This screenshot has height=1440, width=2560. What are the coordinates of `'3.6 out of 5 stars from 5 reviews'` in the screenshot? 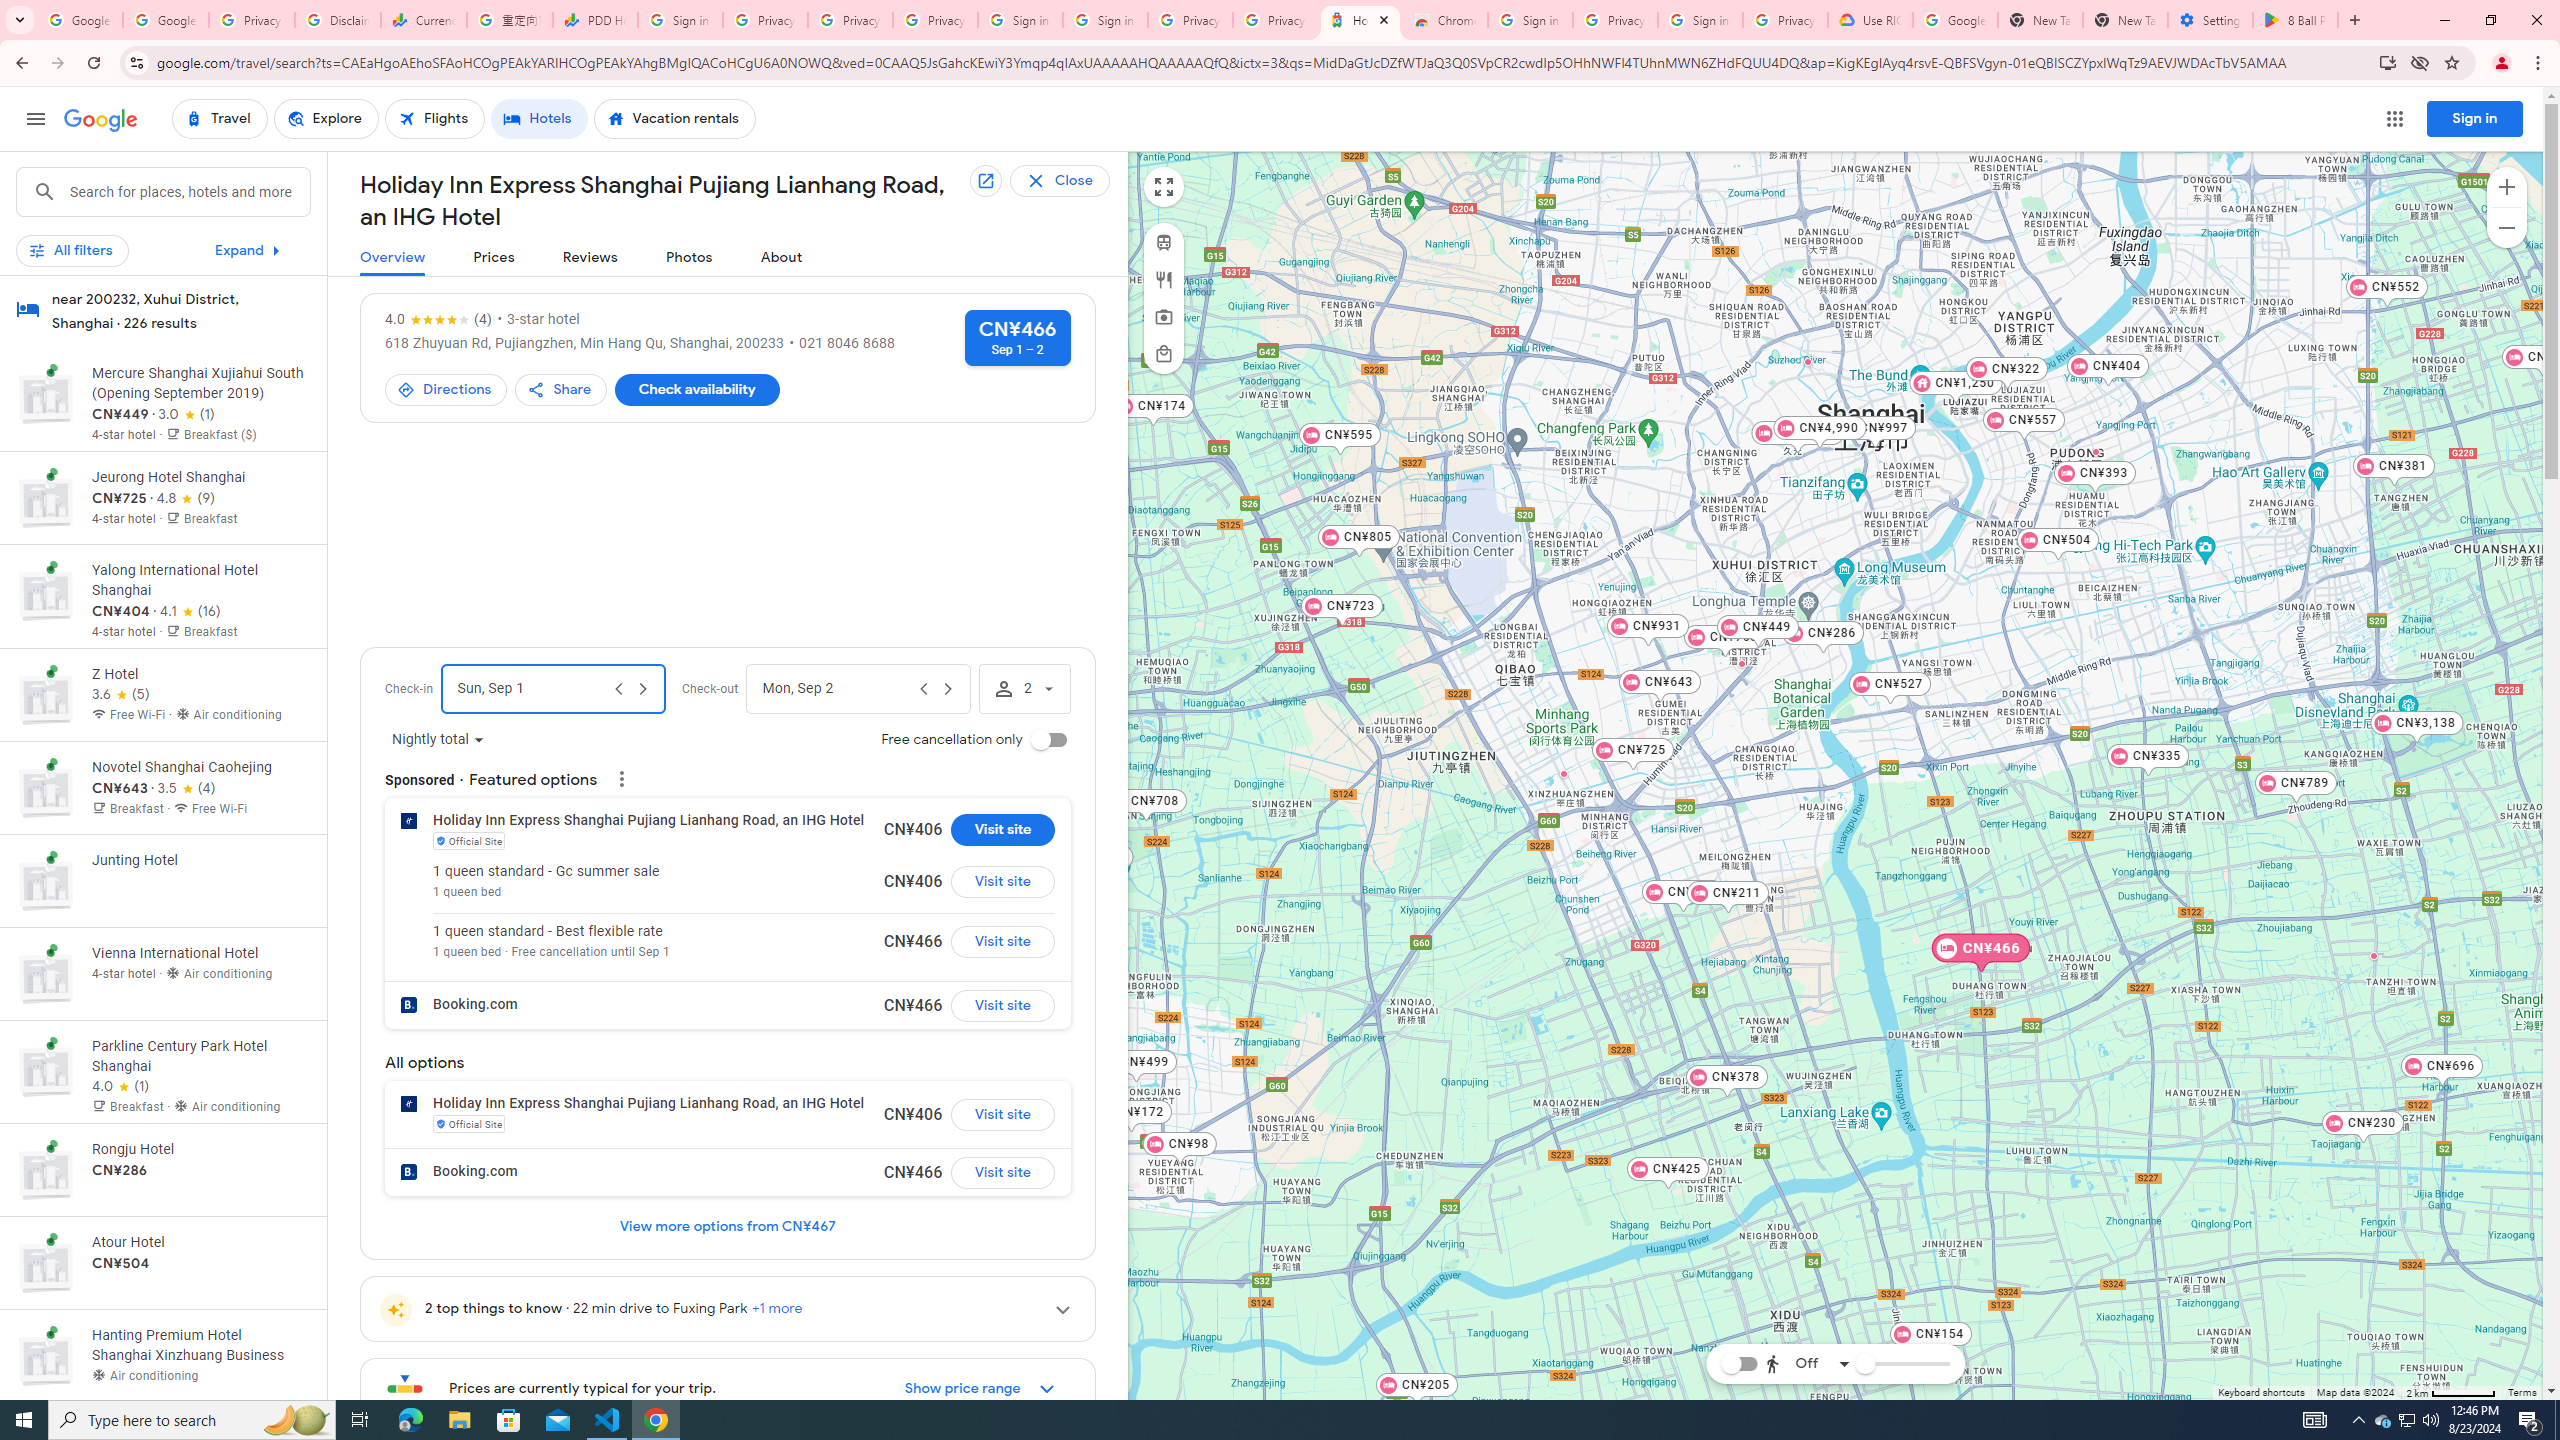 It's located at (121, 694).